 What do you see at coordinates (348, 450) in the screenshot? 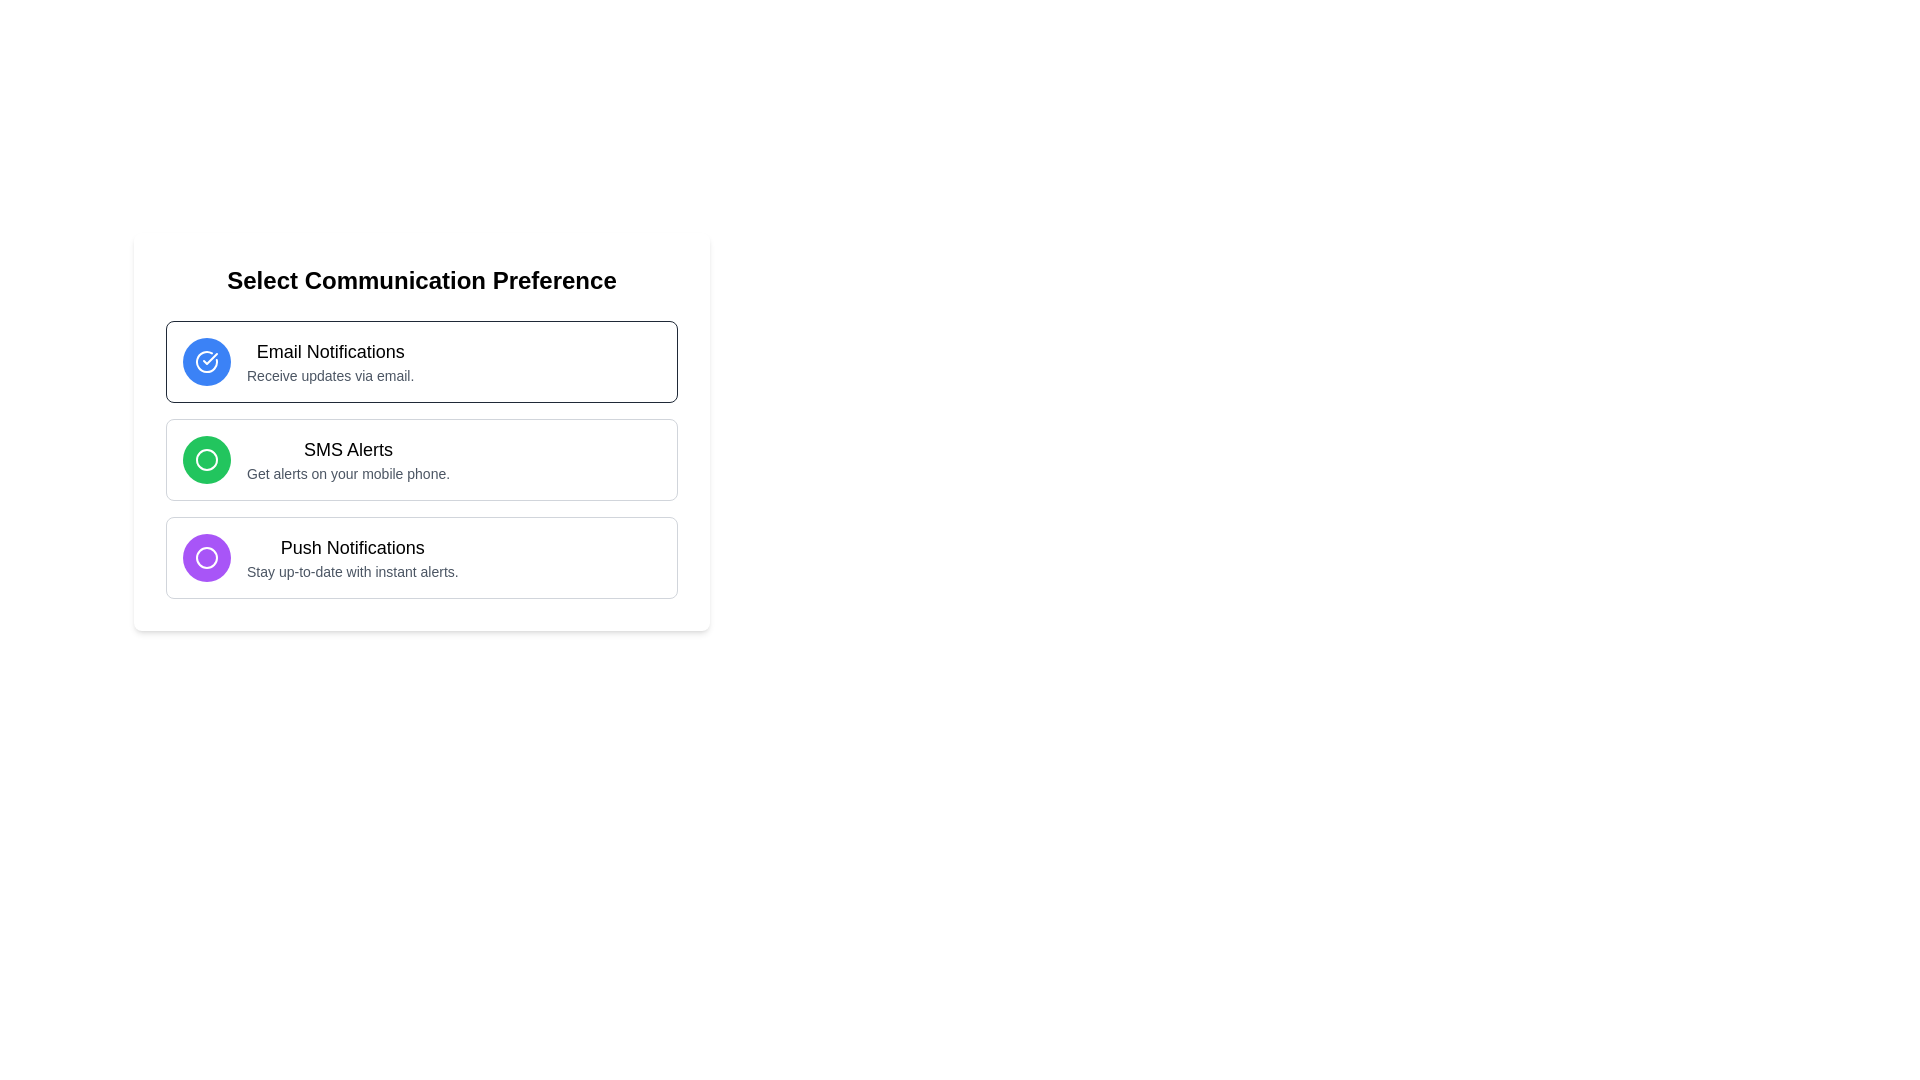
I see `the 'SMS Alerts' text label, which is centrally aligned within the second option box of communication preferences, to interact with it` at bounding box center [348, 450].